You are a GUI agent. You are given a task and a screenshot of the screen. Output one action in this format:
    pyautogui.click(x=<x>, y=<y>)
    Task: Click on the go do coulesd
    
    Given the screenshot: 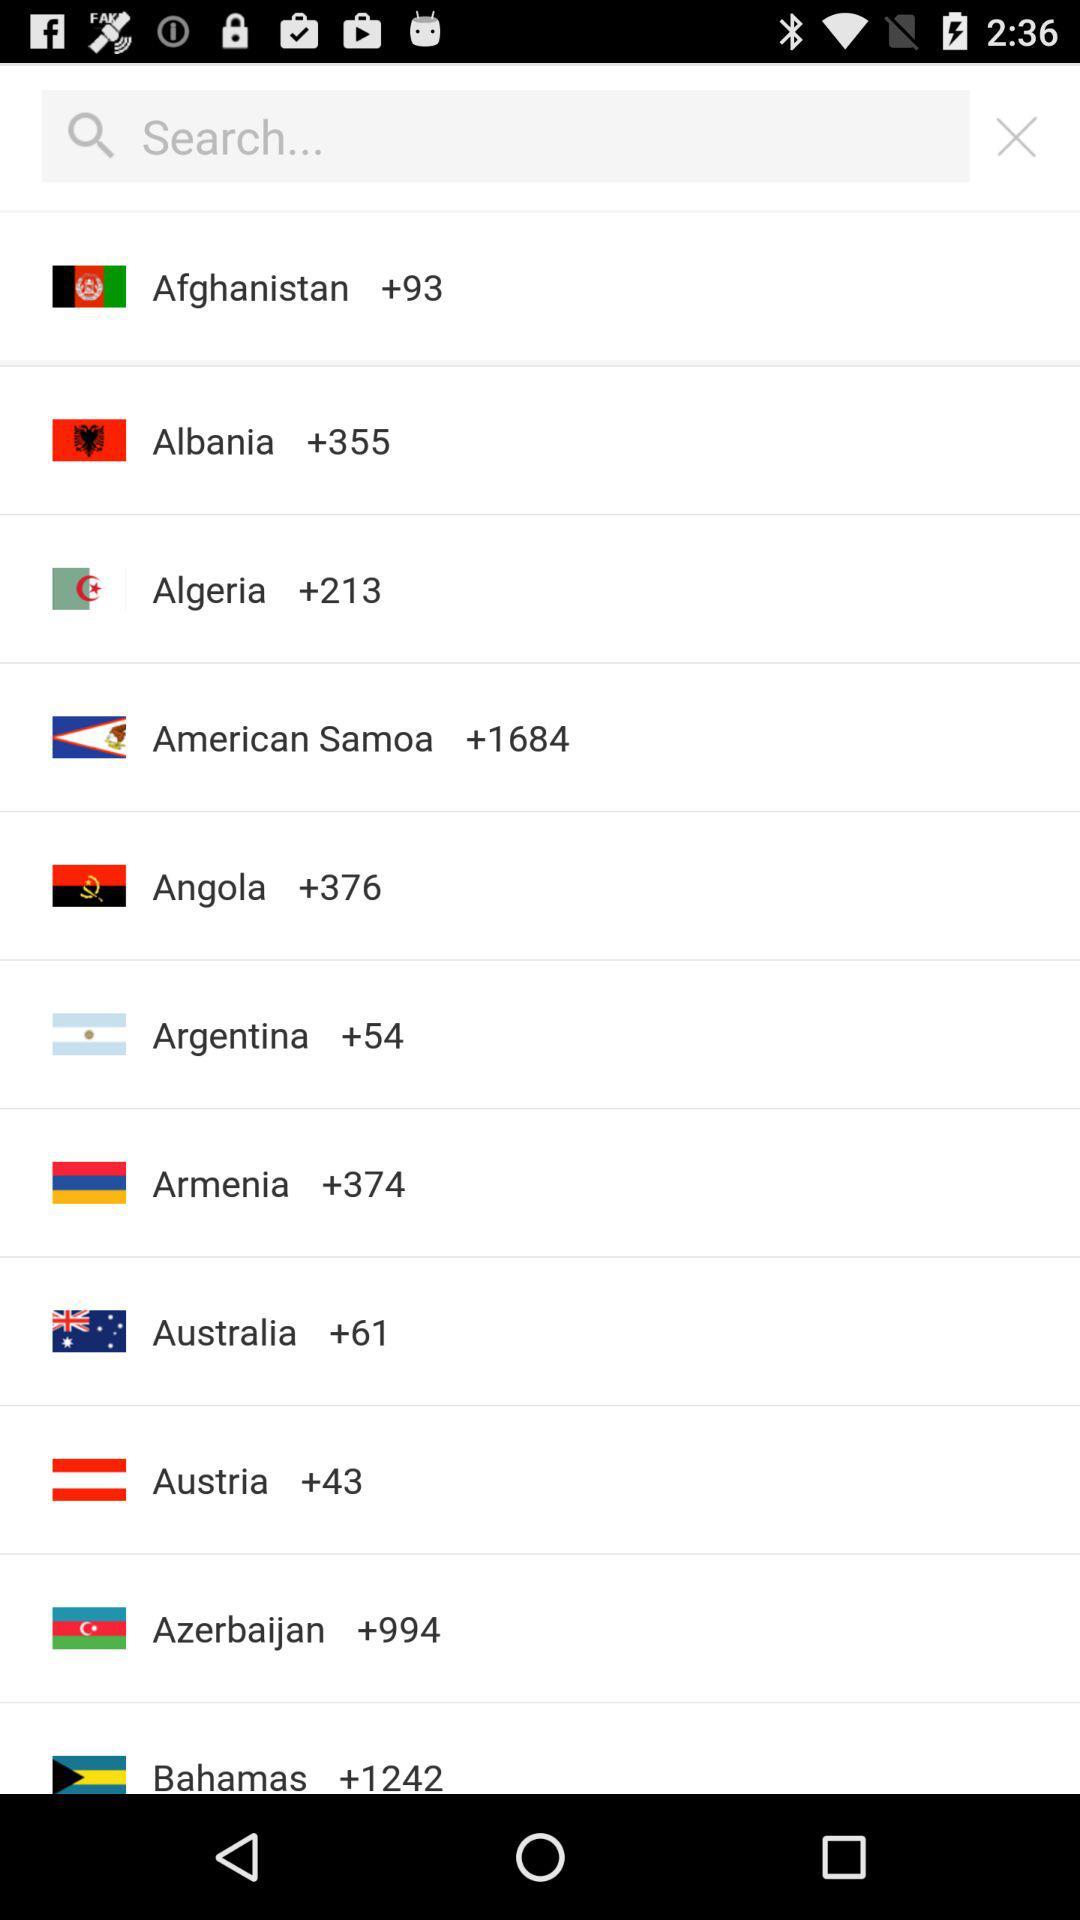 What is the action you would take?
    pyautogui.click(x=1017, y=135)
    